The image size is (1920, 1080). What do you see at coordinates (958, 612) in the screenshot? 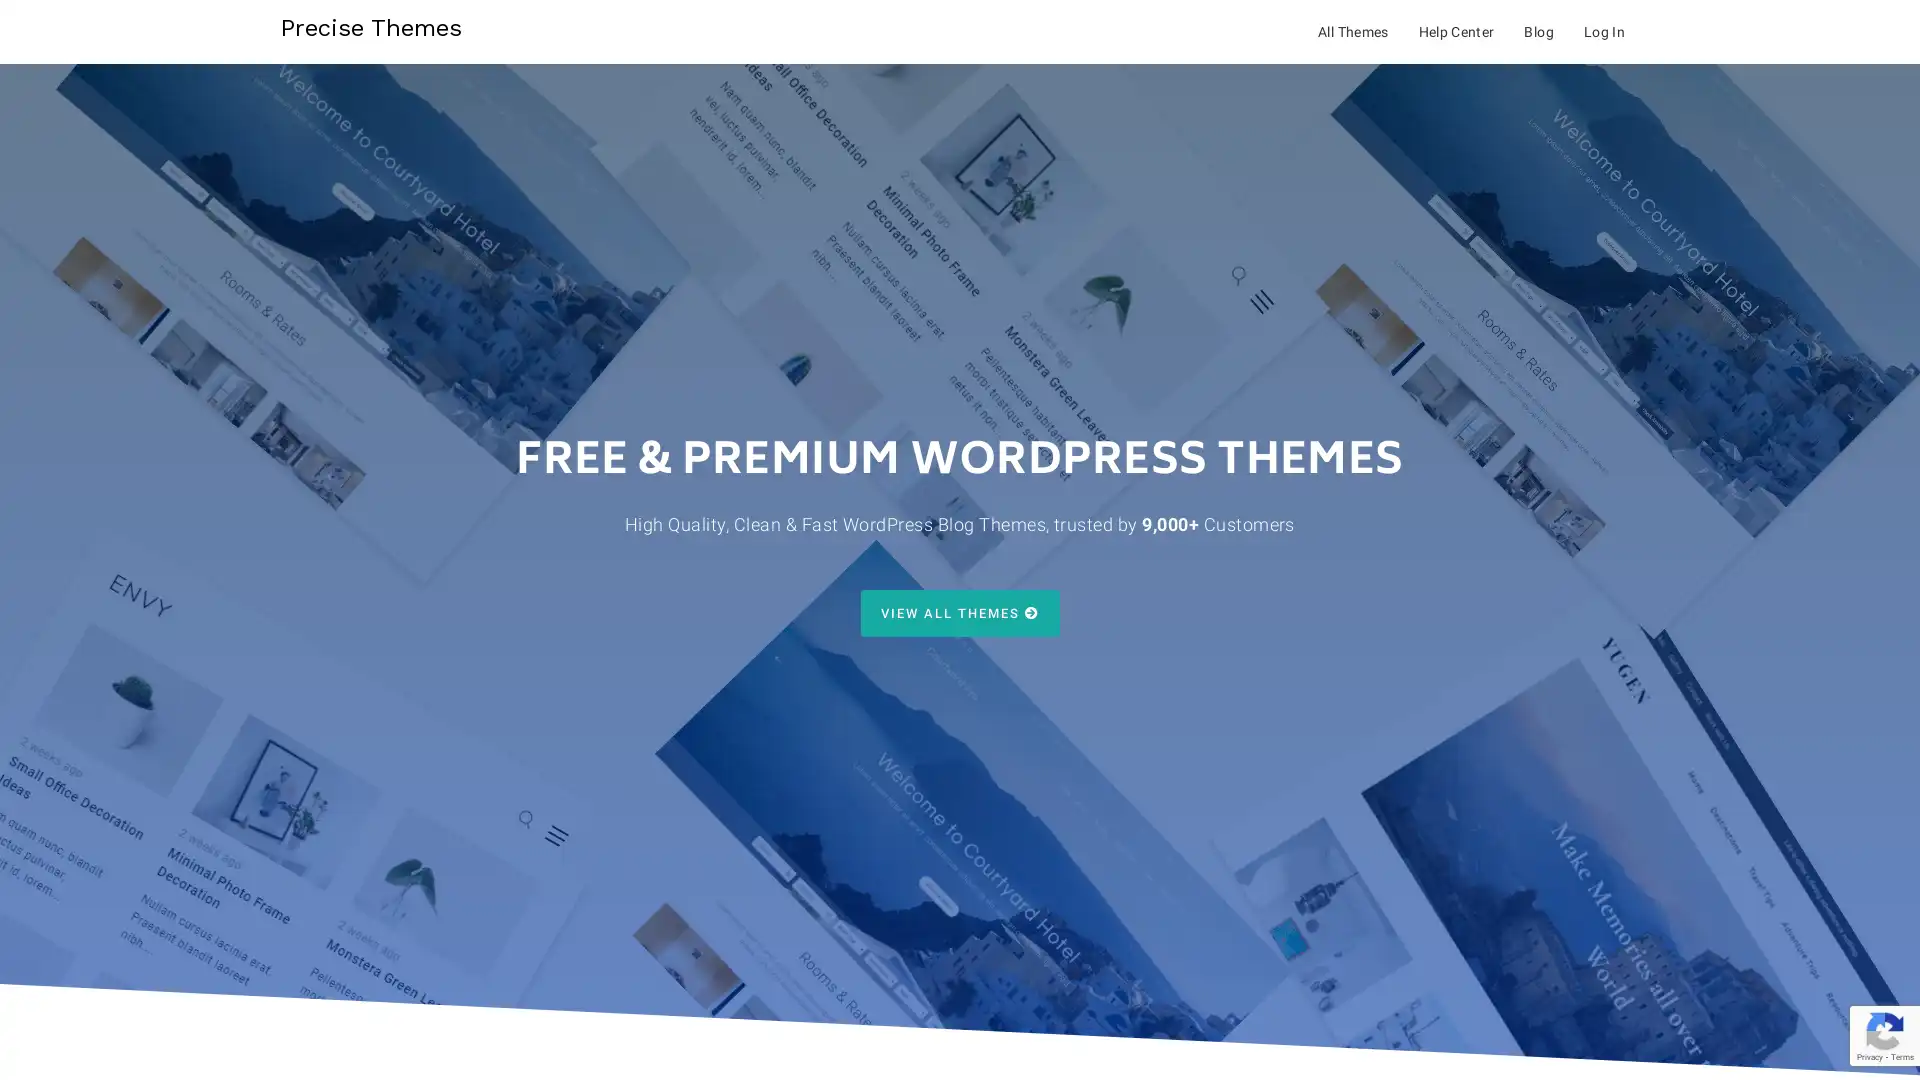
I see `VIEW ALL THEMES` at bounding box center [958, 612].